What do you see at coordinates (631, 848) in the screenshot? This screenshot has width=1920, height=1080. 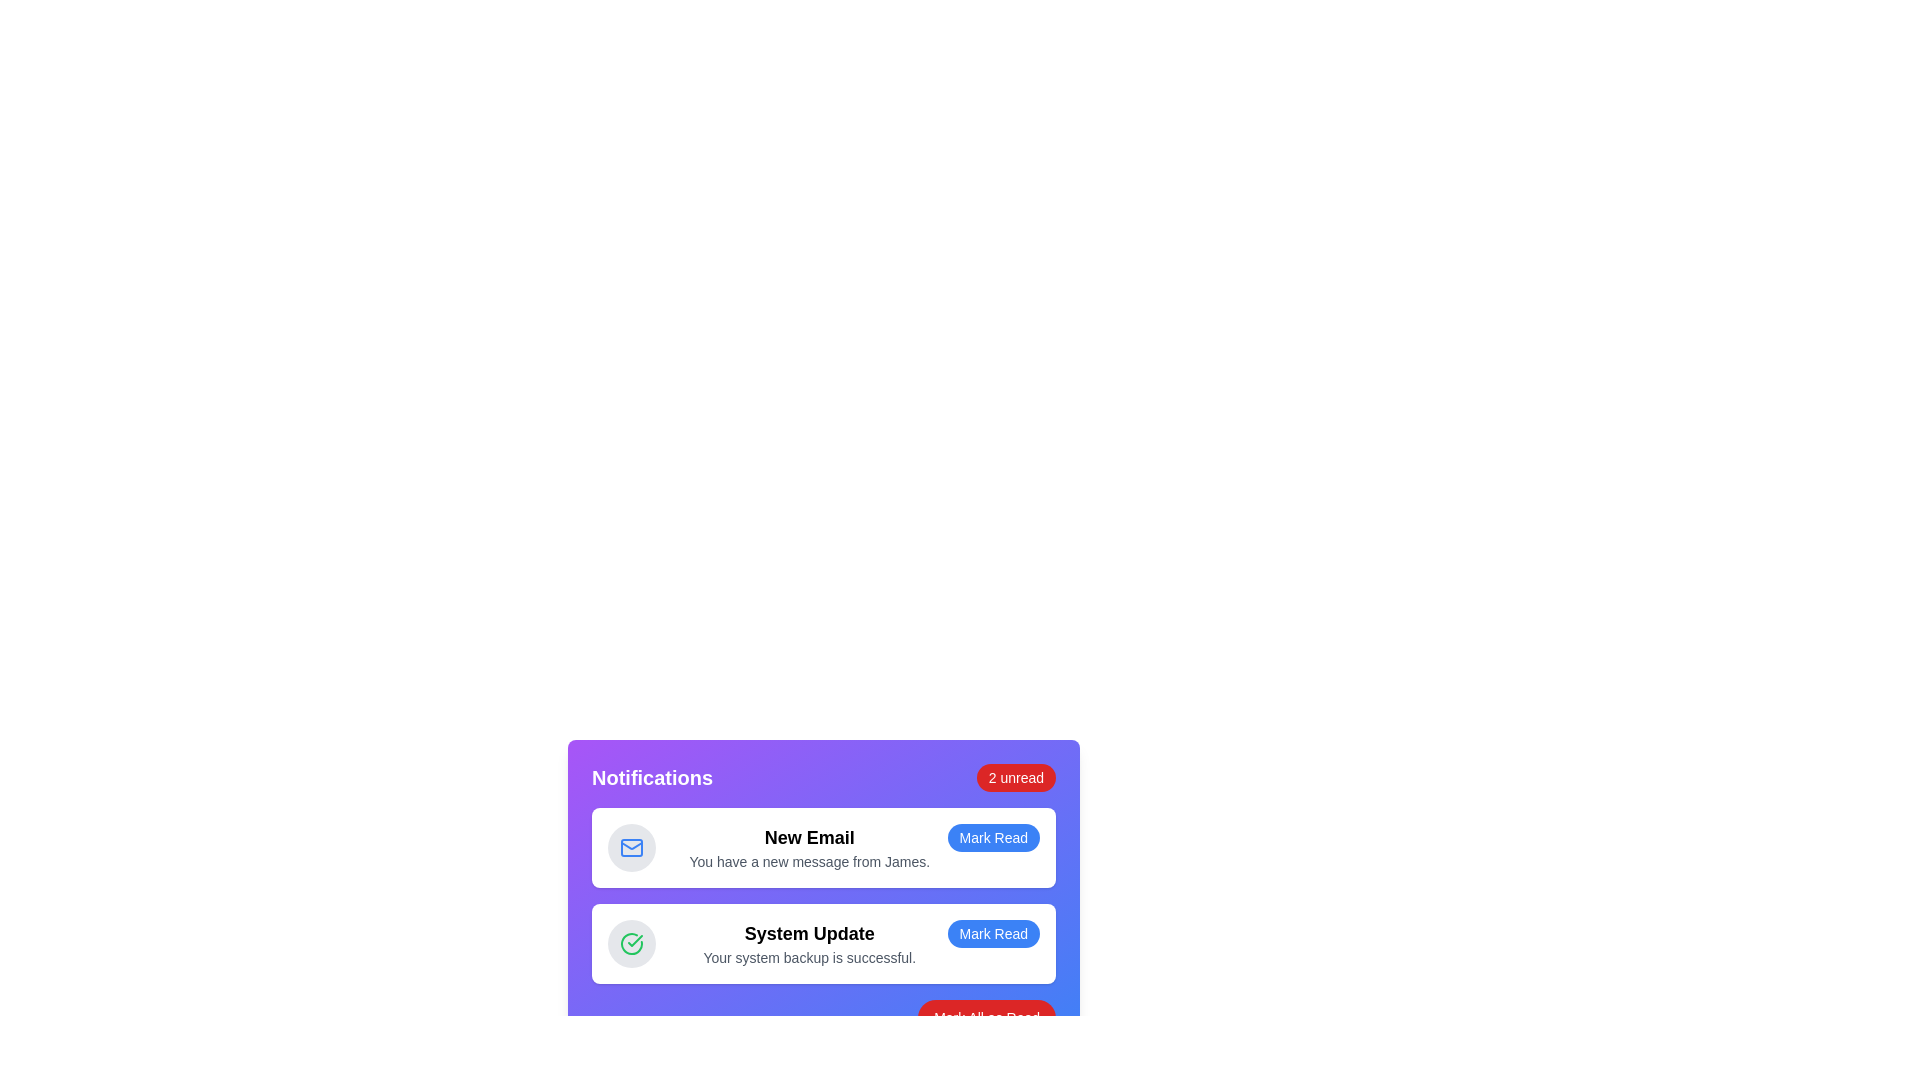 I see `the minimalist blue email icon within the gray circular background in the 'New Email' notification block, located to the left of the text 'New Email'` at bounding box center [631, 848].